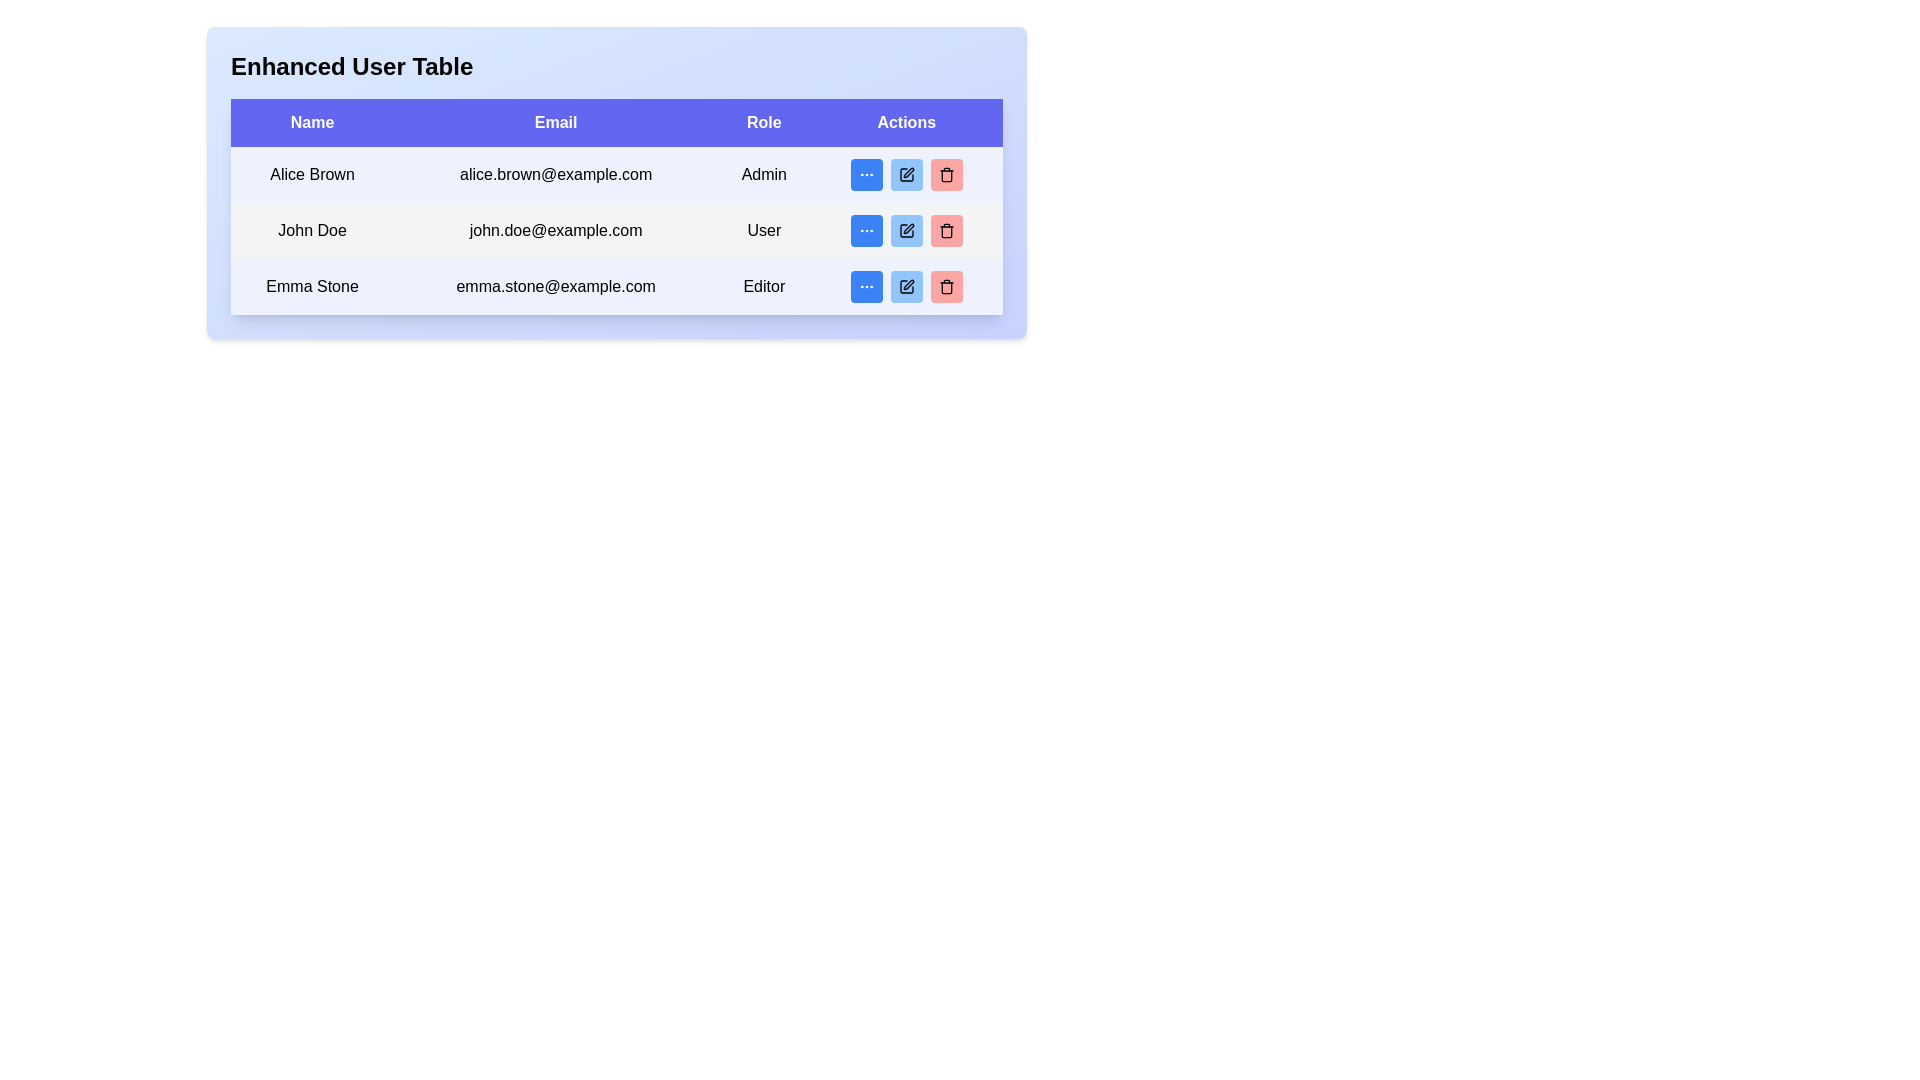 This screenshot has height=1080, width=1920. What do you see at coordinates (866, 173) in the screenshot?
I see `the button in the 'Actions' column for 'Alice Brown'` at bounding box center [866, 173].